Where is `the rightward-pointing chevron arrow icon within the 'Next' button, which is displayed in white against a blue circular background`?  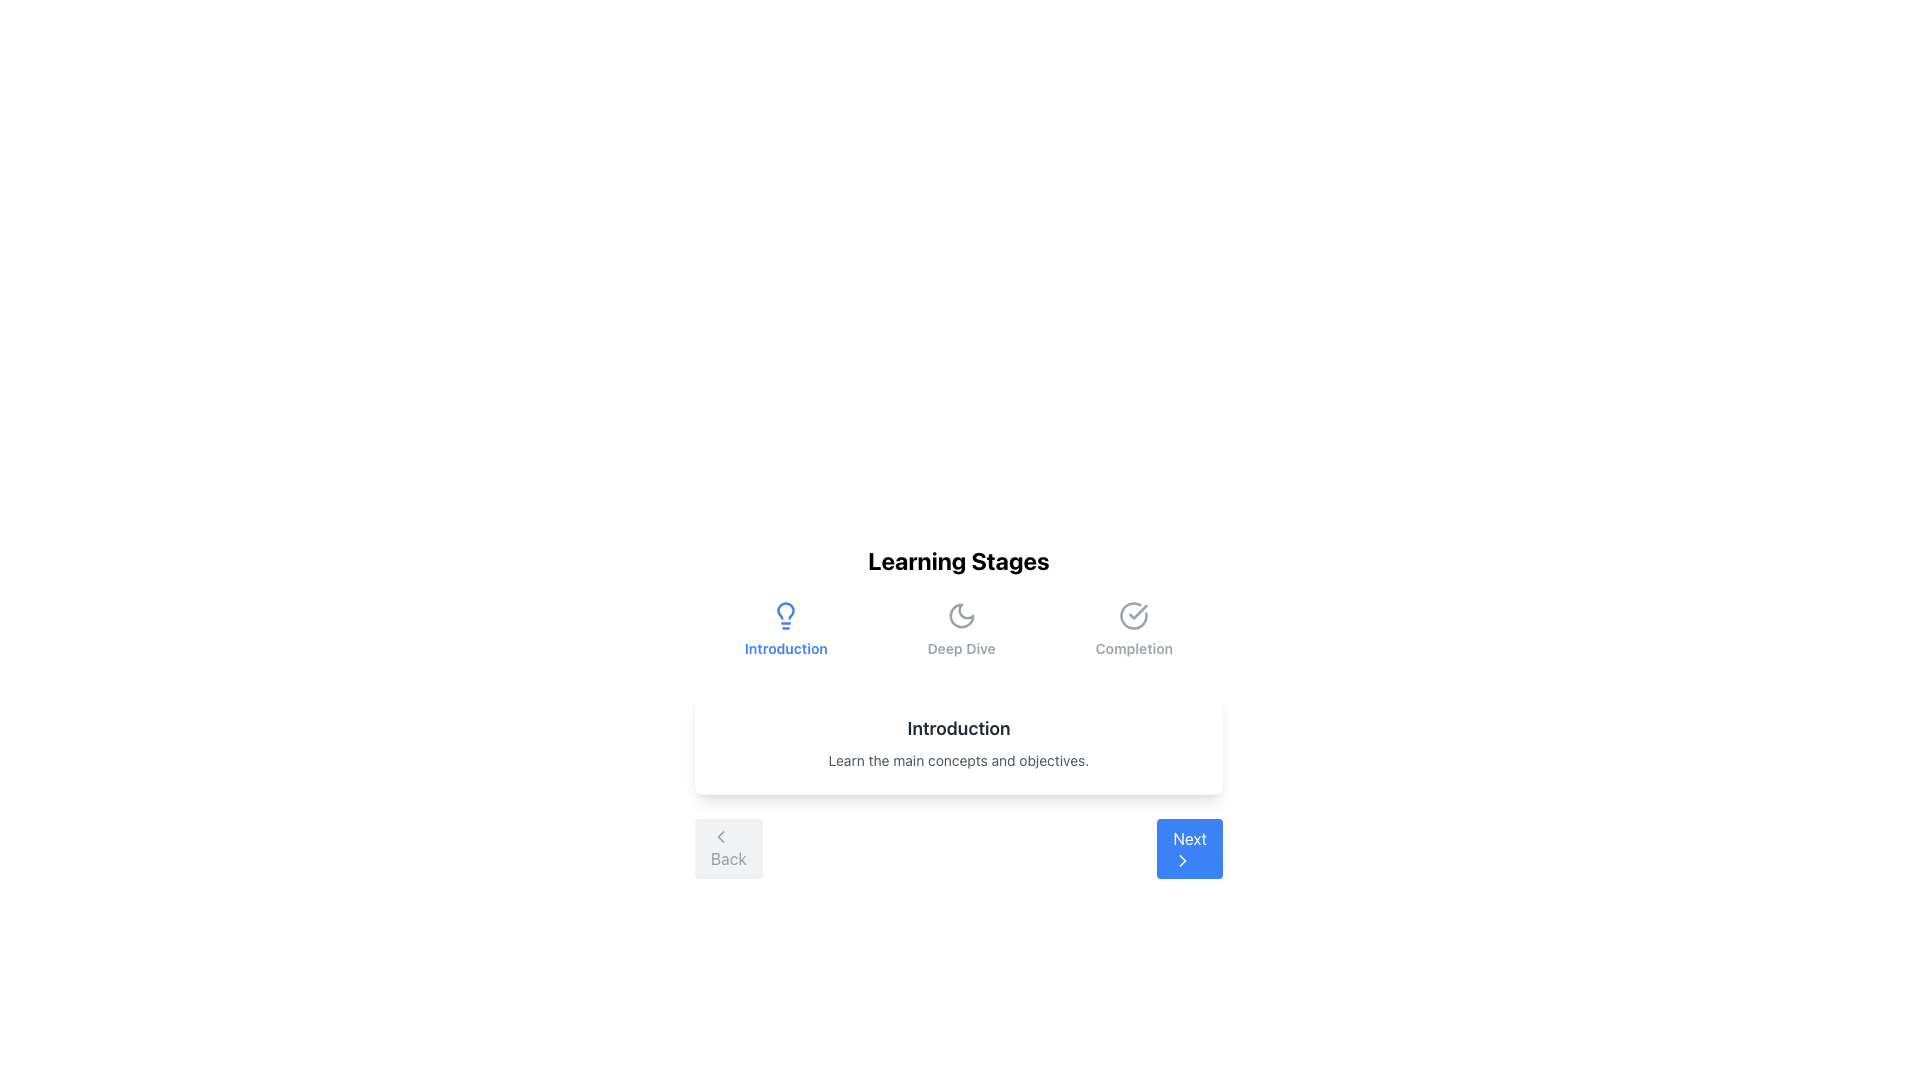 the rightward-pointing chevron arrow icon within the 'Next' button, which is displayed in white against a blue circular background is located at coordinates (1183, 859).